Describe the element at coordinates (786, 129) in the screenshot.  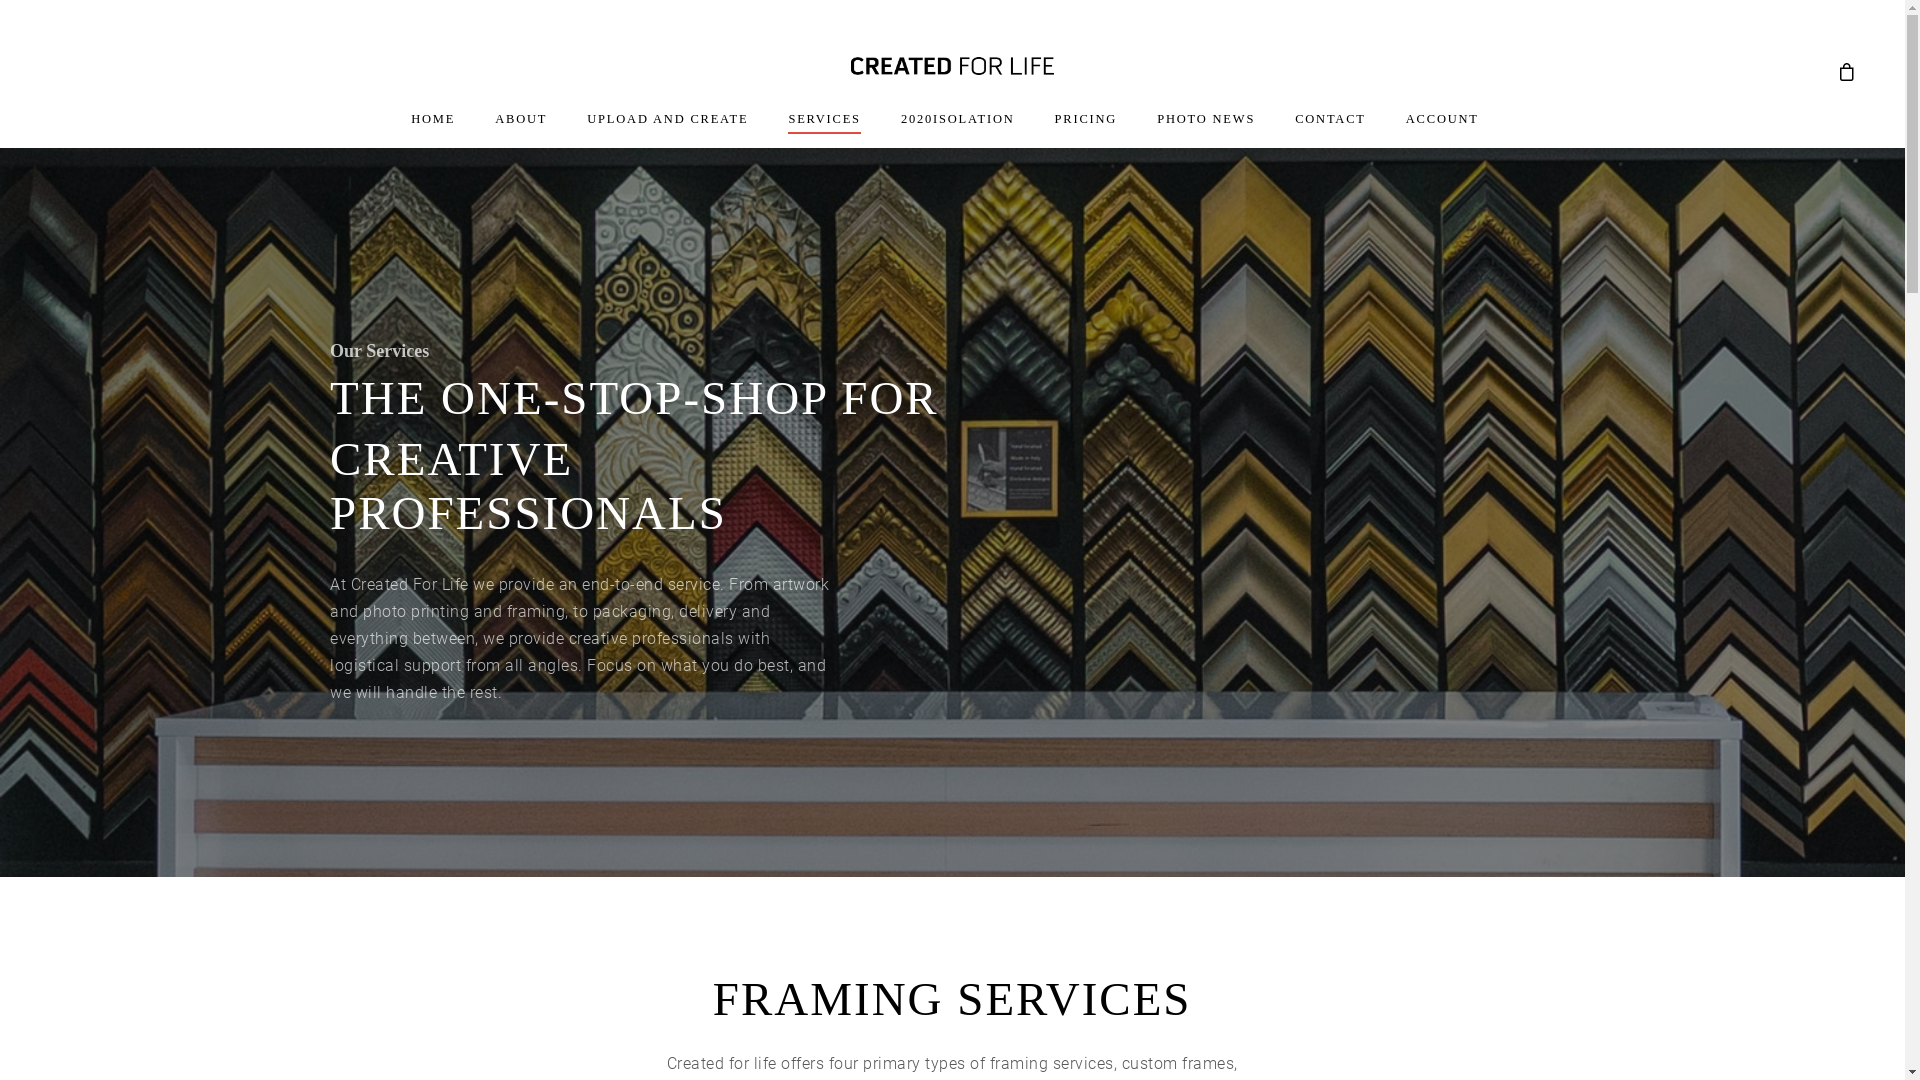
I see `'SERVICES'` at that location.